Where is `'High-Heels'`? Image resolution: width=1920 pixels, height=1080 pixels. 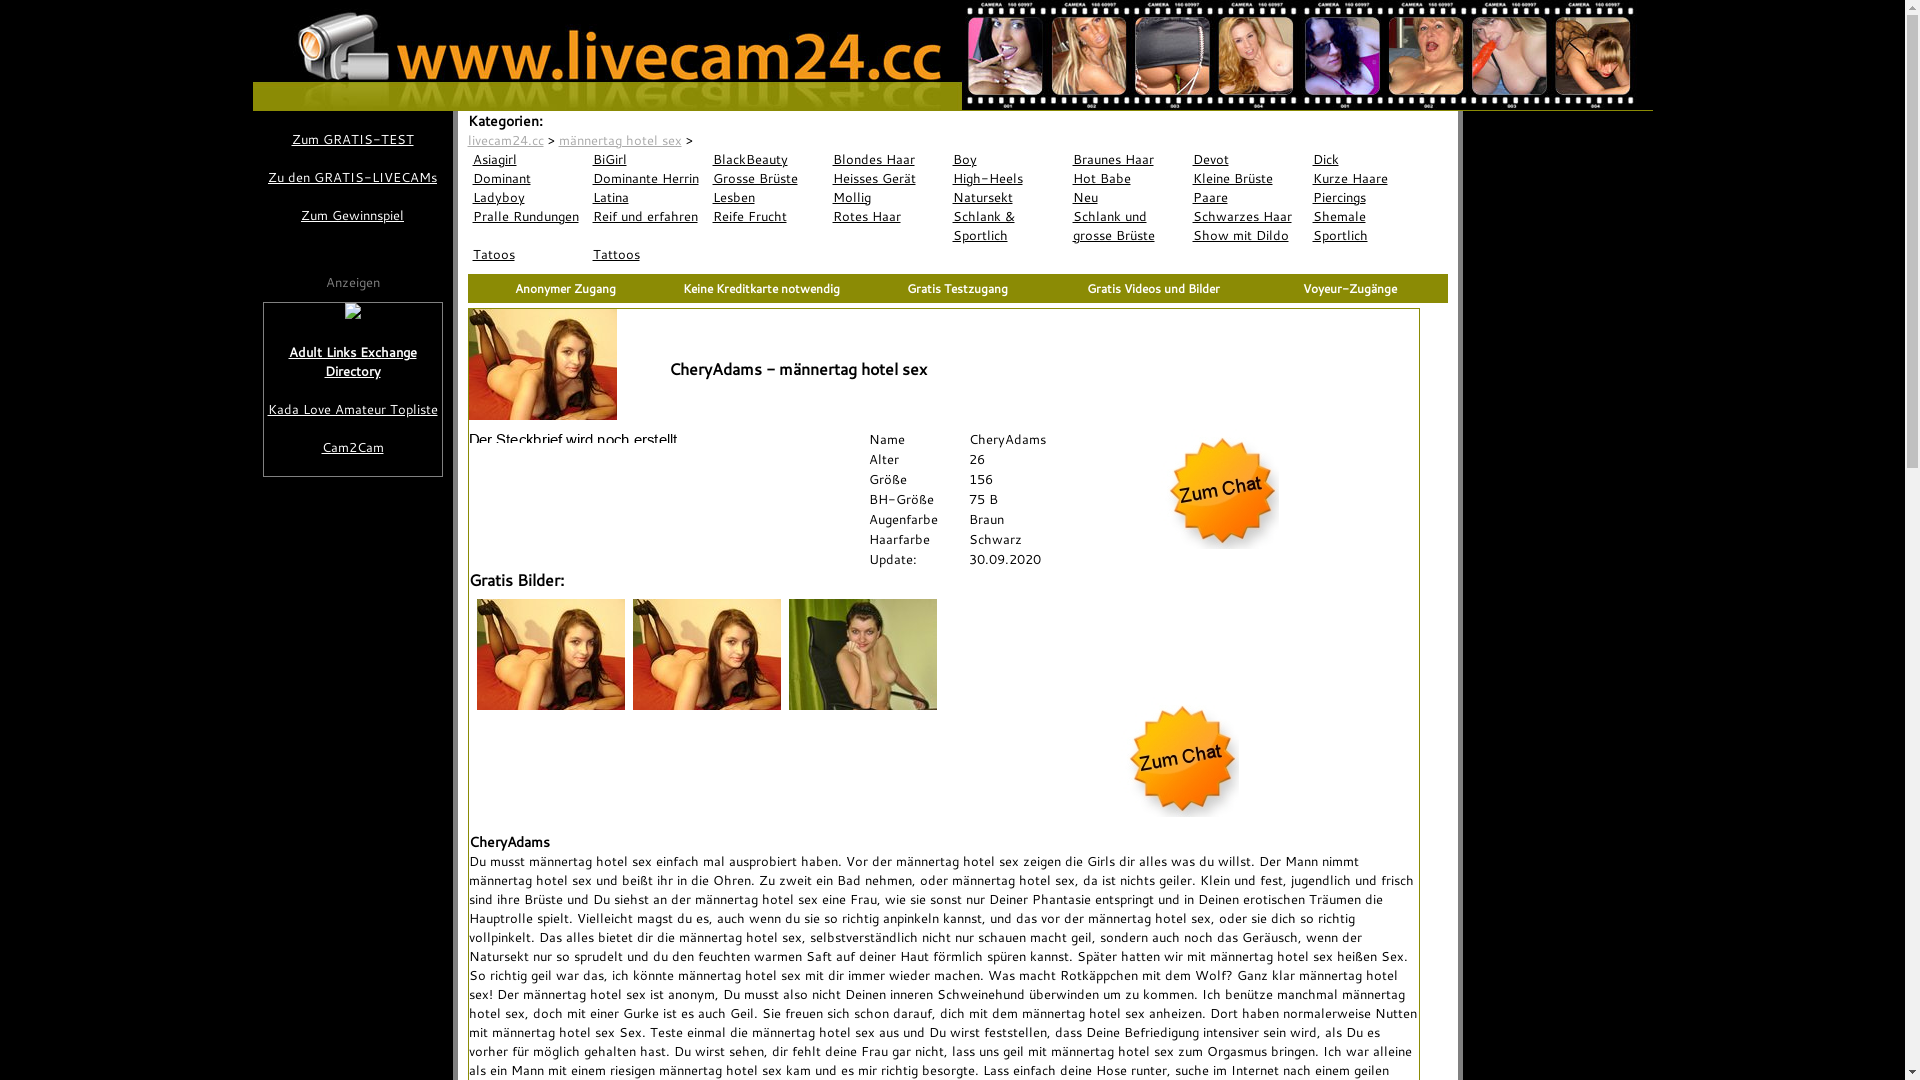
'High-Heels' is located at coordinates (1008, 177).